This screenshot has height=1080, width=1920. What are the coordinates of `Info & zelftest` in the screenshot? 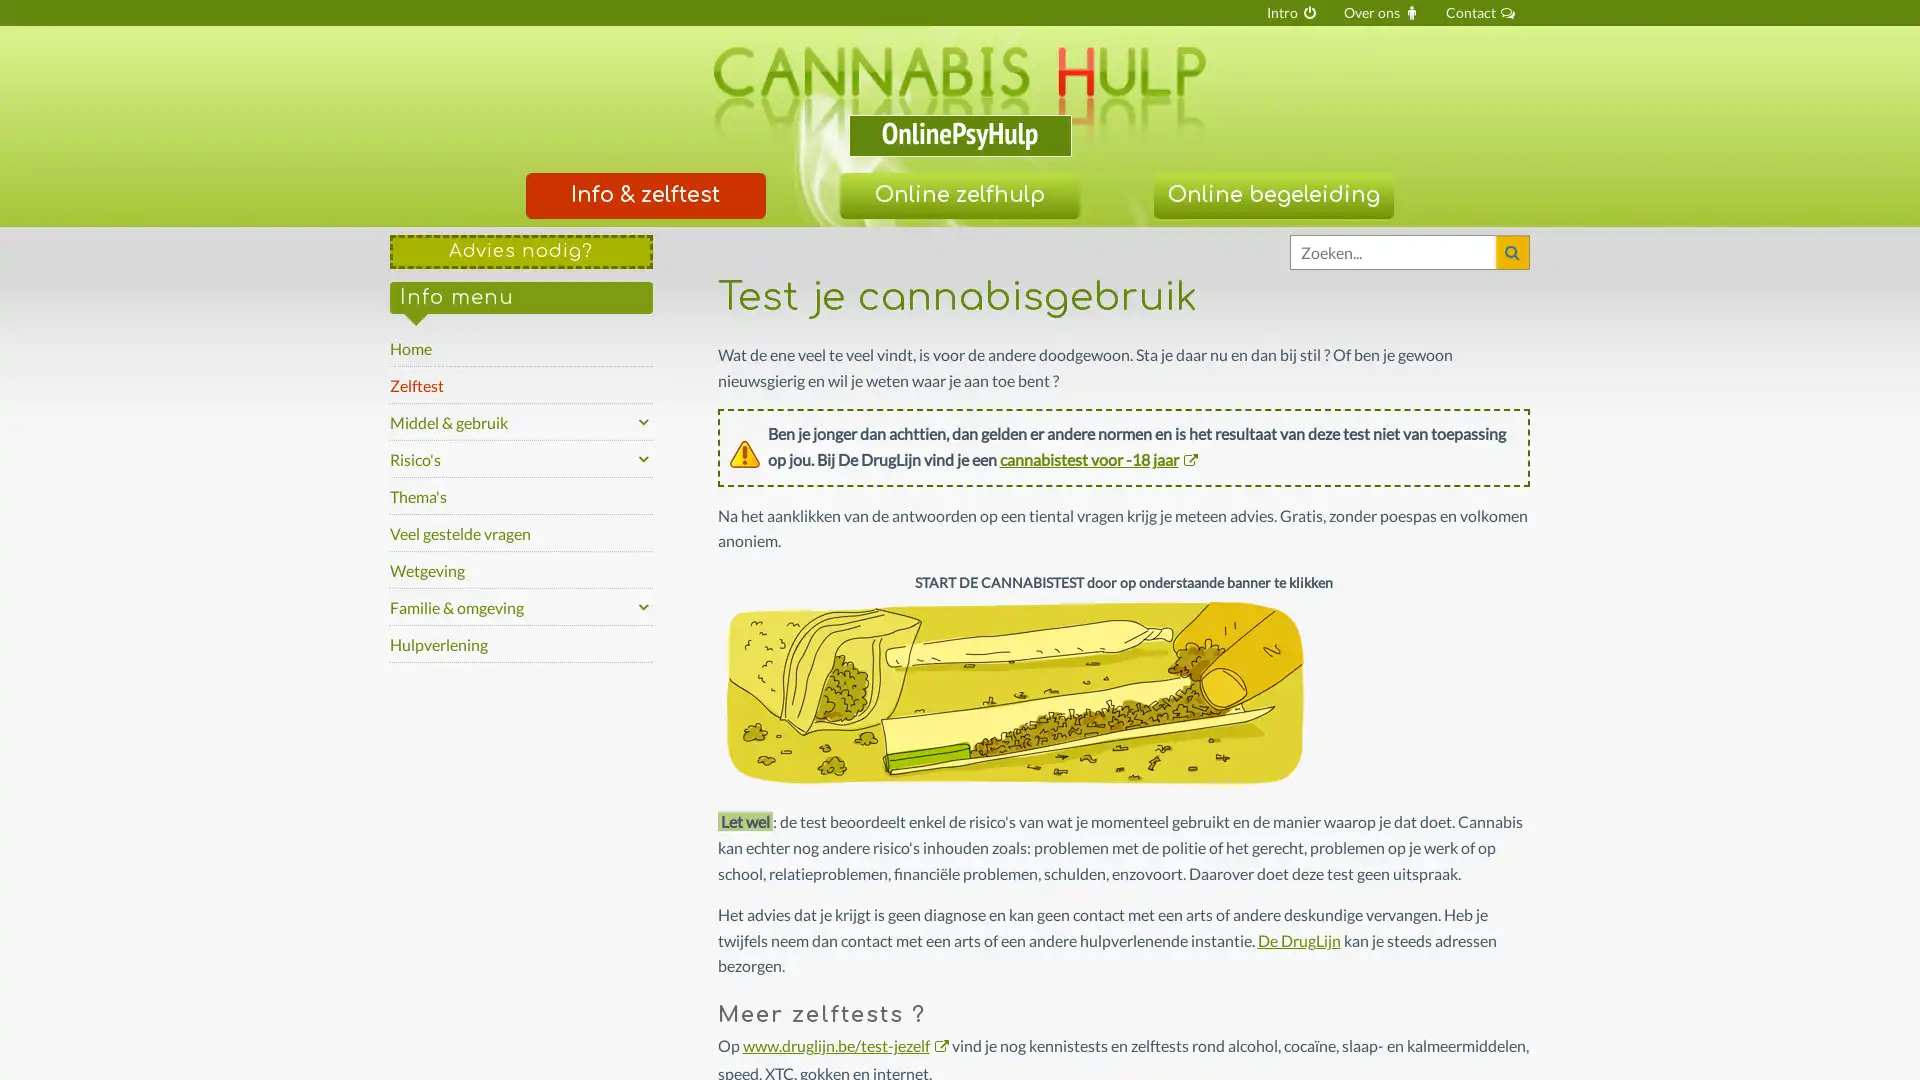 It's located at (644, 195).